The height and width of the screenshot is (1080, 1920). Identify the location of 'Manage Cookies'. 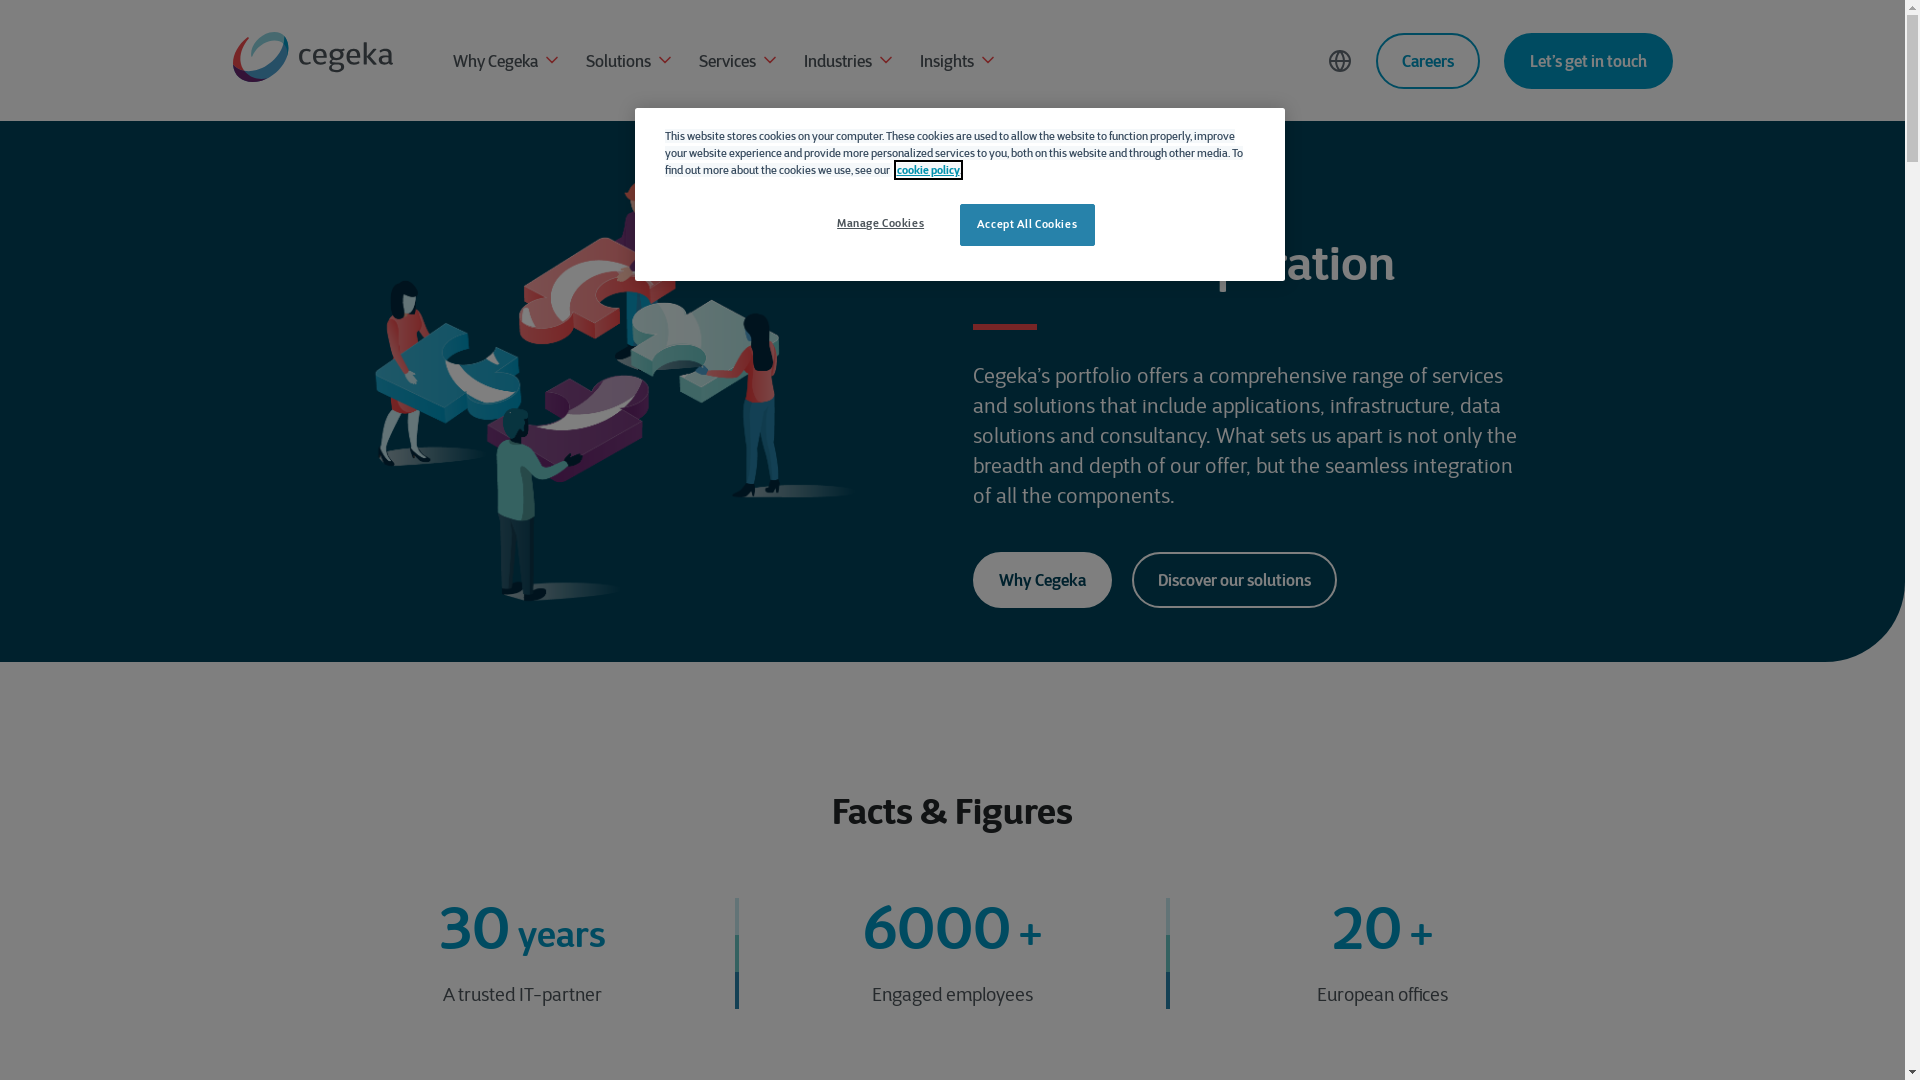
(880, 223).